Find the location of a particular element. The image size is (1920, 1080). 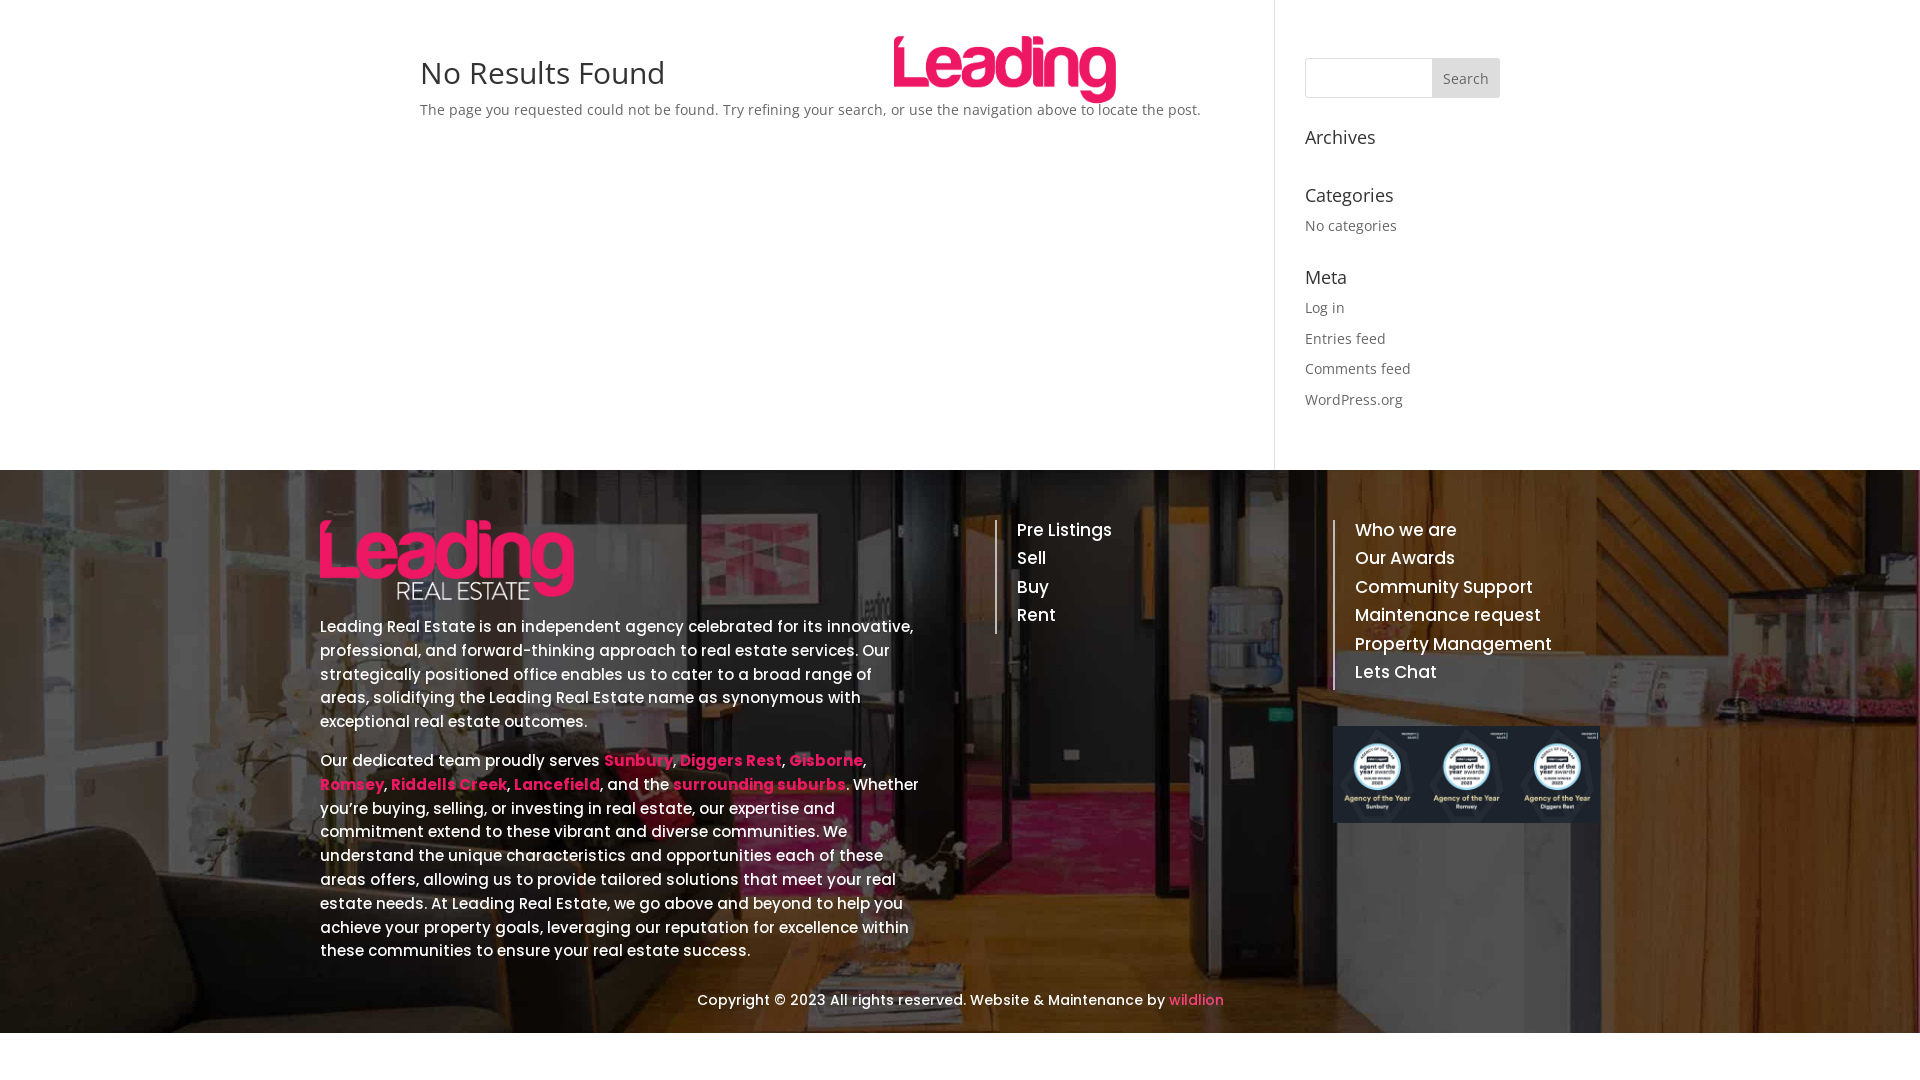

'Community Support' is located at coordinates (1354, 589).